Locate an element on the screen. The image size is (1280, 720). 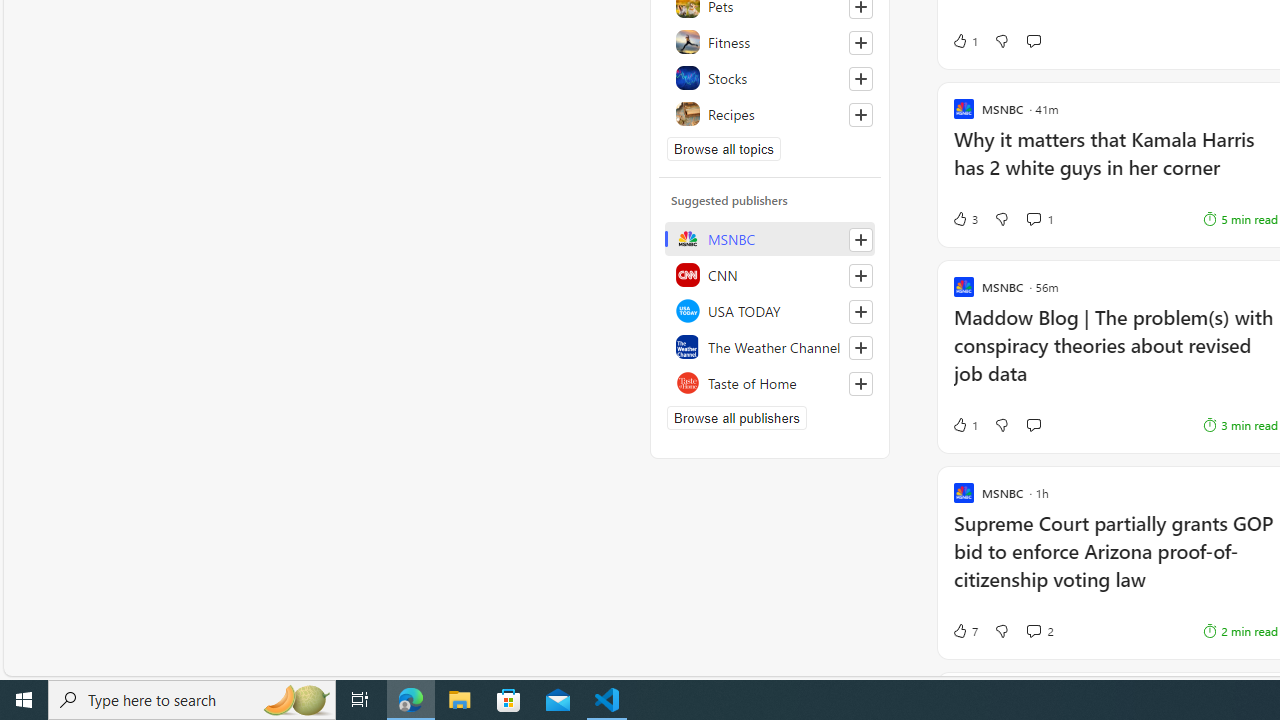
'The Weather Channel' is located at coordinates (769, 346).